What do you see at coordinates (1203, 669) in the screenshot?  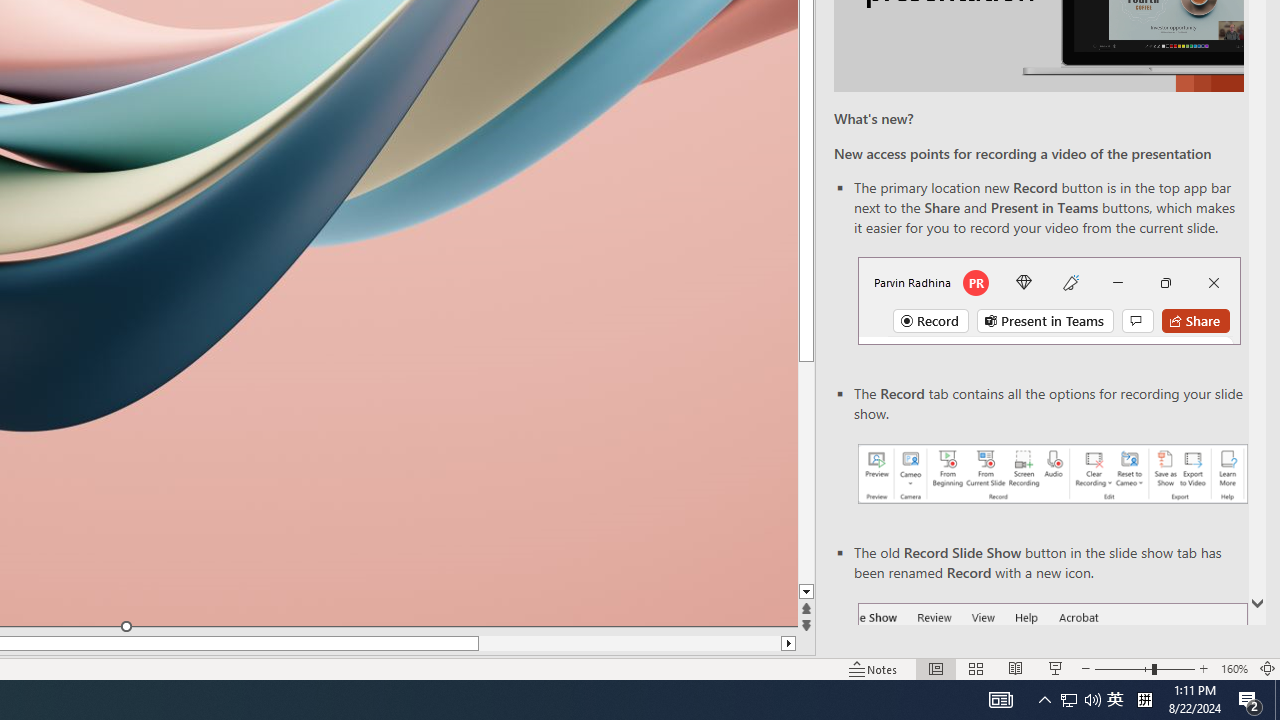 I see `'Zoom In'` at bounding box center [1203, 669].